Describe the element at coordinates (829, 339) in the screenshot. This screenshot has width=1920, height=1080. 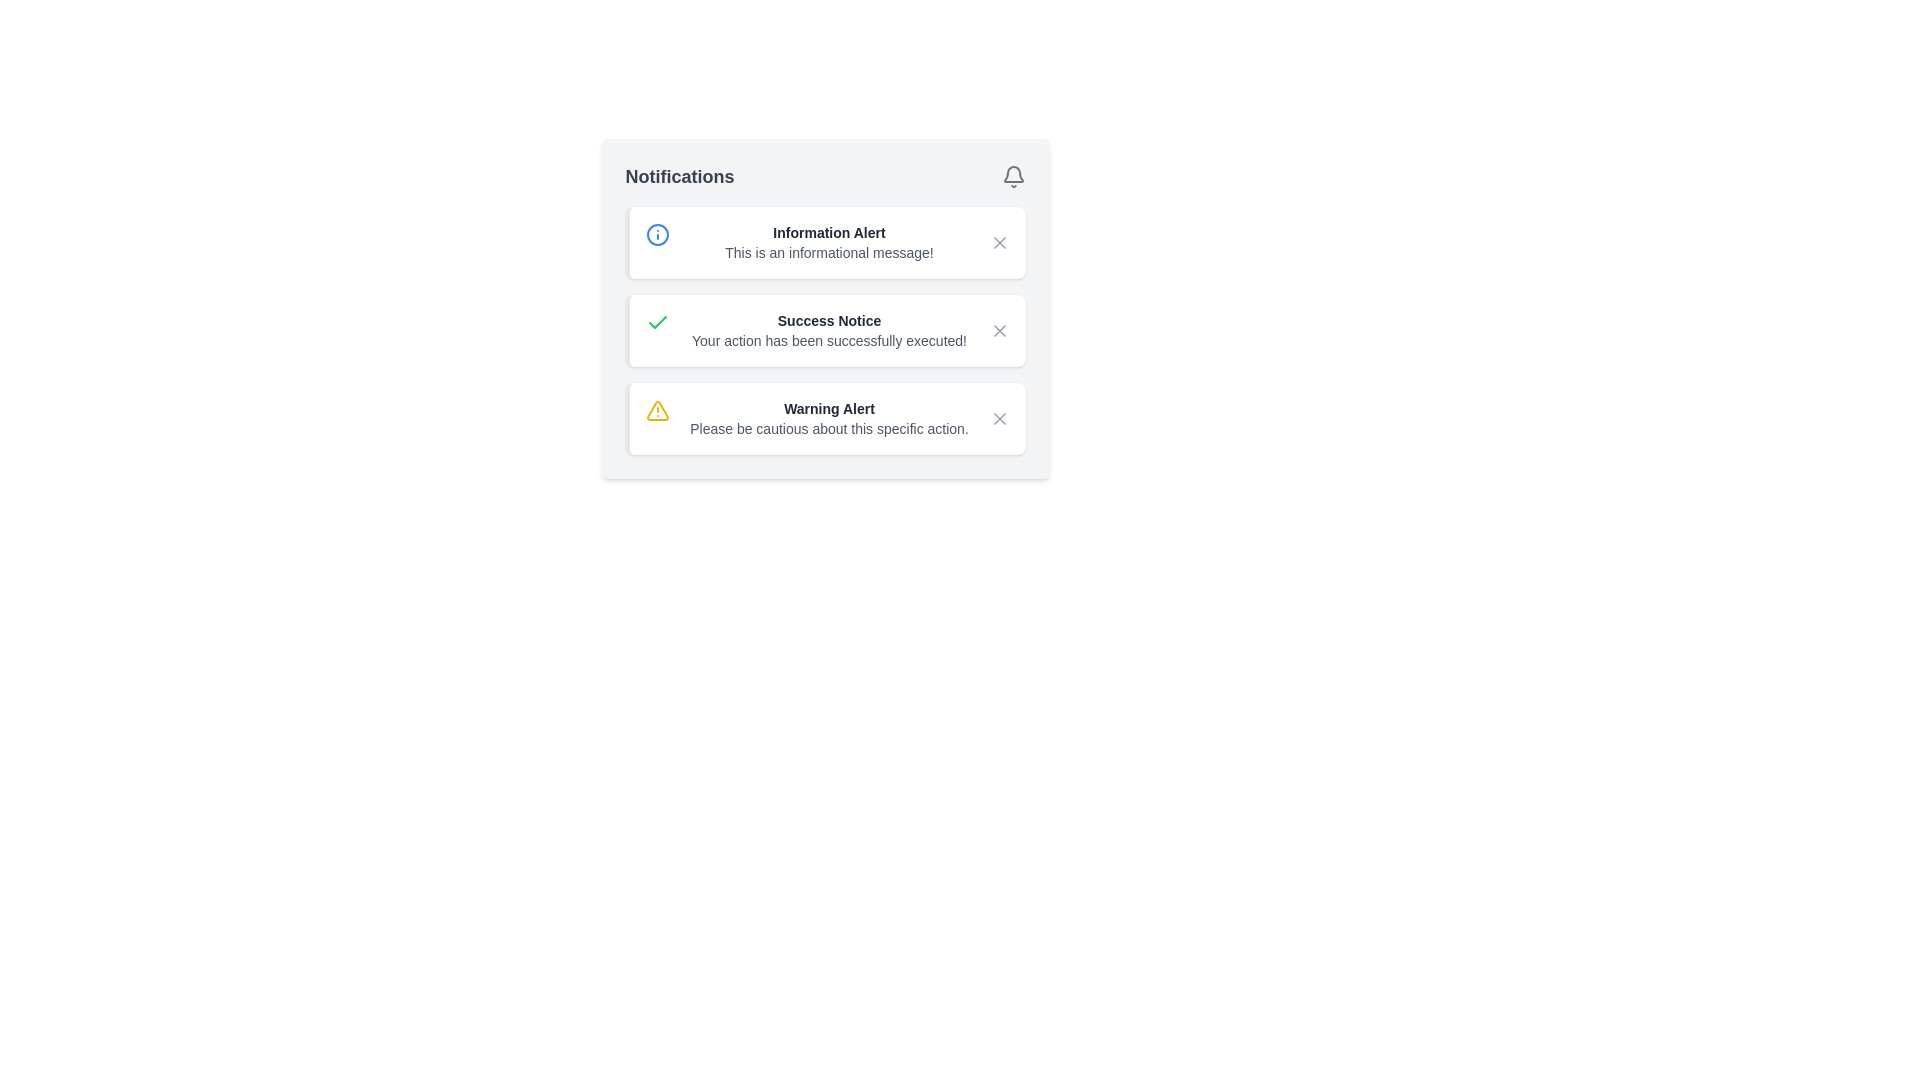
I see `feedback message located in the notification card titled 'Success Notice', which is centered below its title in the second notification card of a vertically stacked list of notifications` at that location.